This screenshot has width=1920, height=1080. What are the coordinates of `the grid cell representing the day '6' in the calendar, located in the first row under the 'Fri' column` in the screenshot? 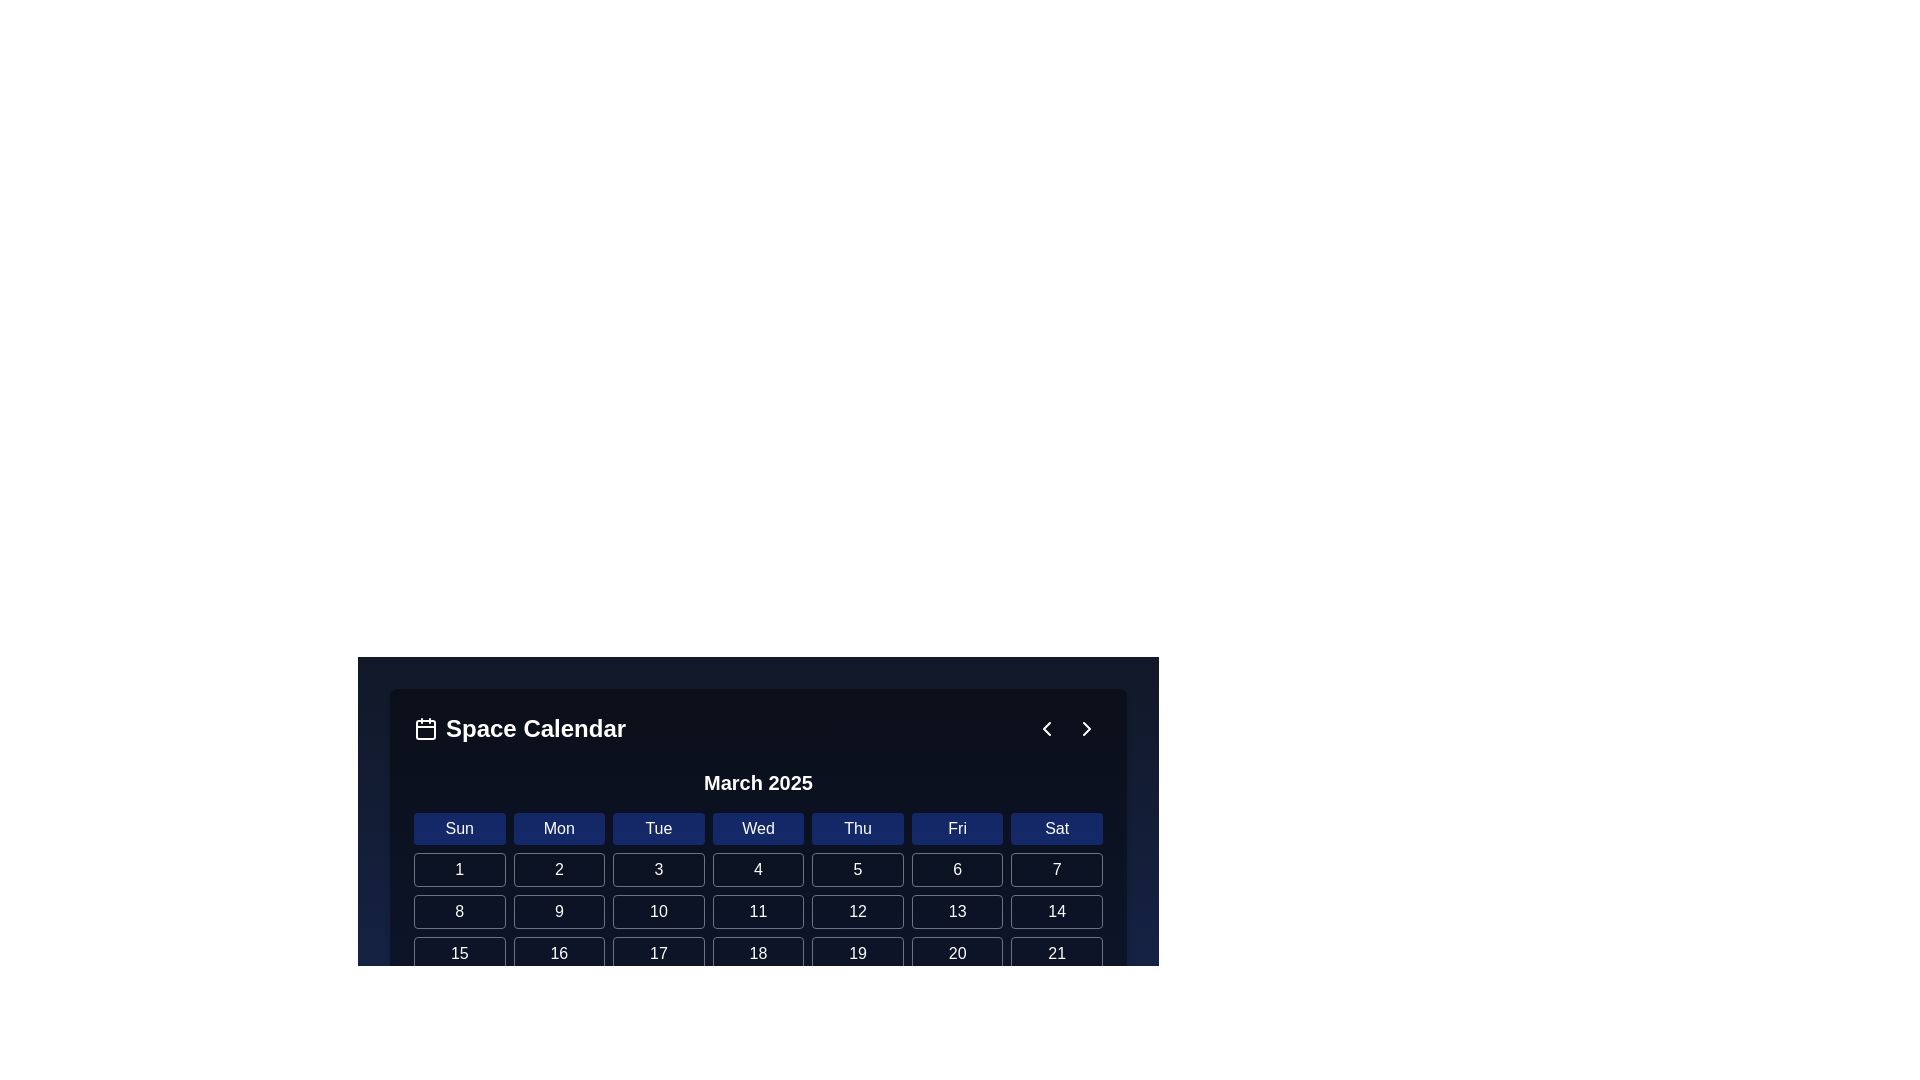 It's located at (956, 869).